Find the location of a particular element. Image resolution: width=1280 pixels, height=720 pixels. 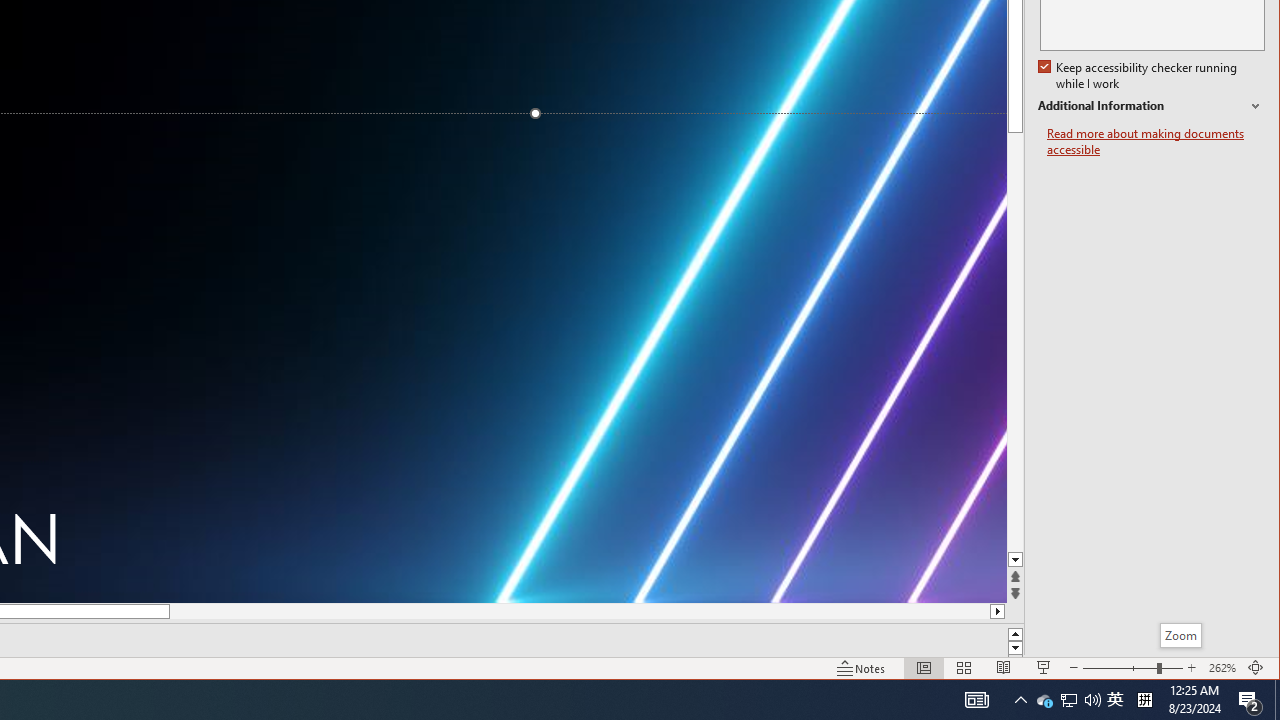

'Read more about making documents accessible' is located at coordinates (1155, 141).